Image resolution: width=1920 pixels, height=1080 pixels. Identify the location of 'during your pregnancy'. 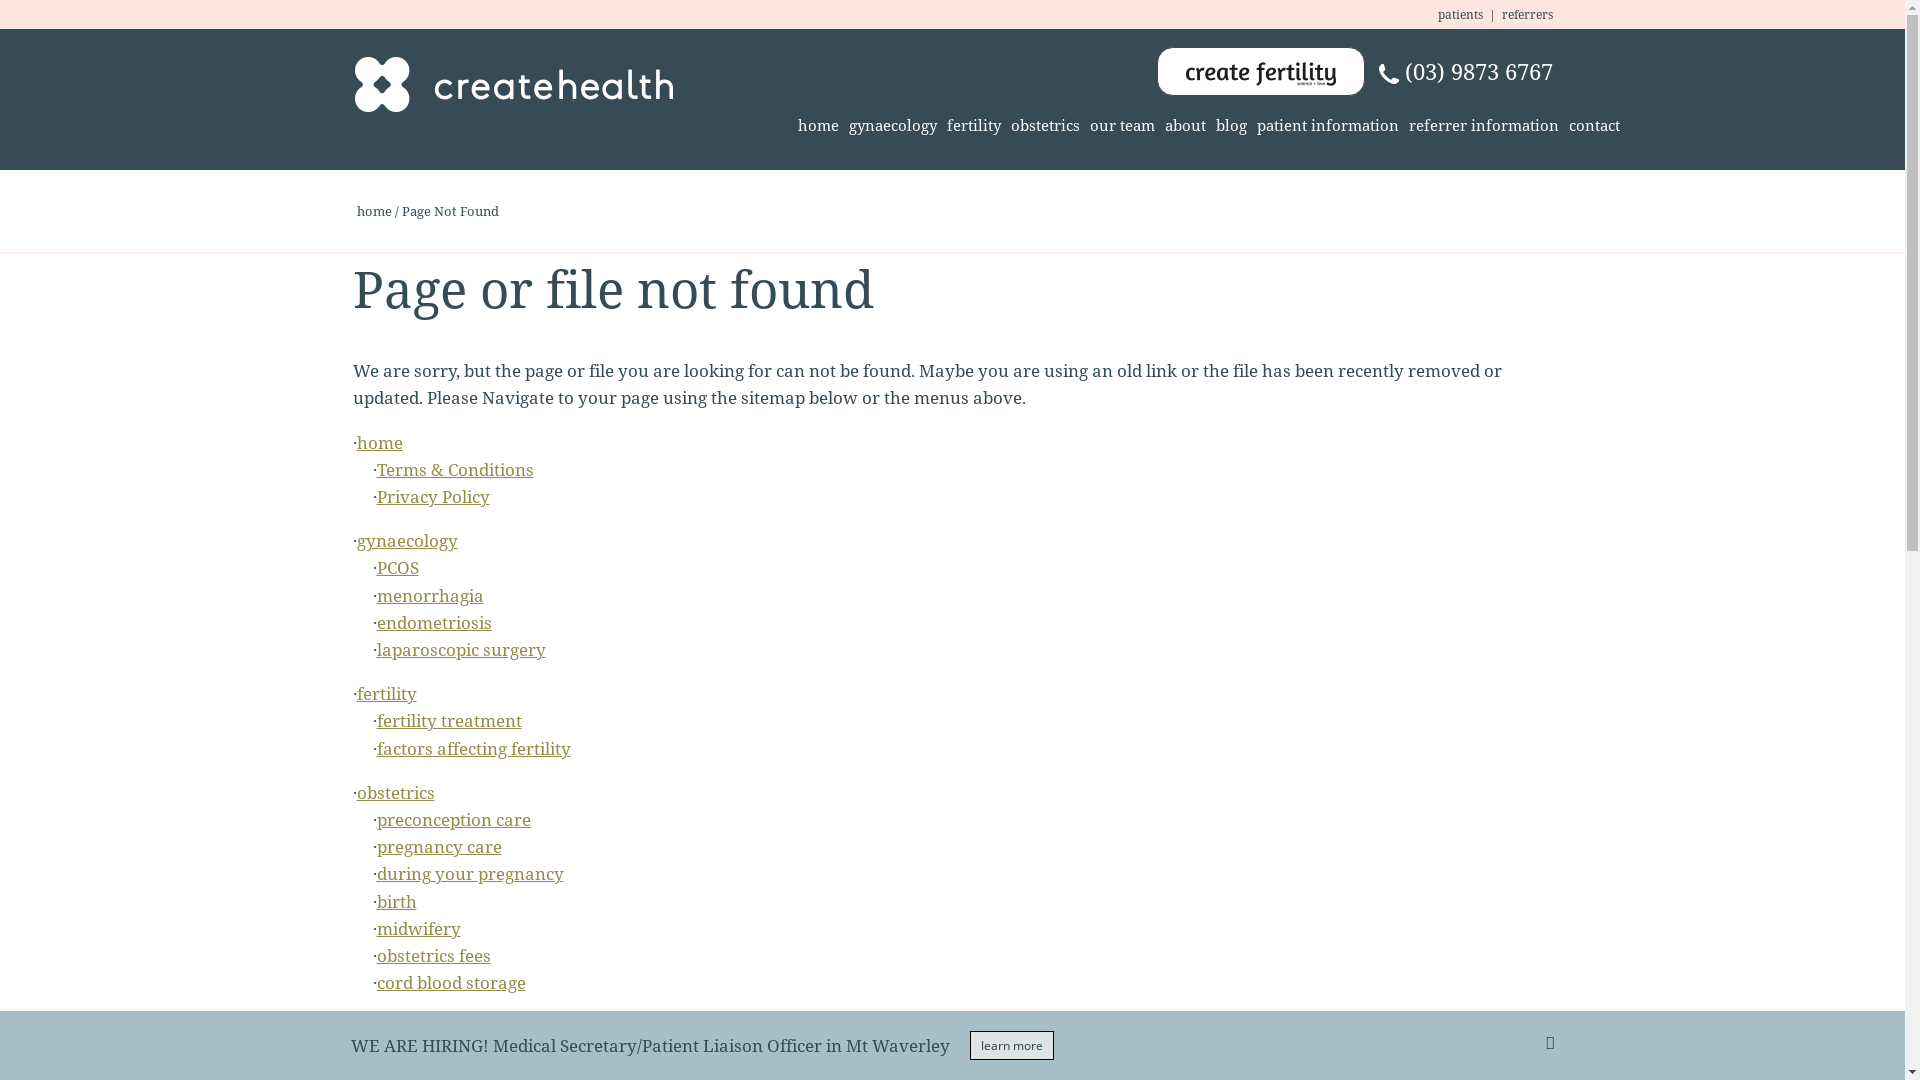
(375, 872).